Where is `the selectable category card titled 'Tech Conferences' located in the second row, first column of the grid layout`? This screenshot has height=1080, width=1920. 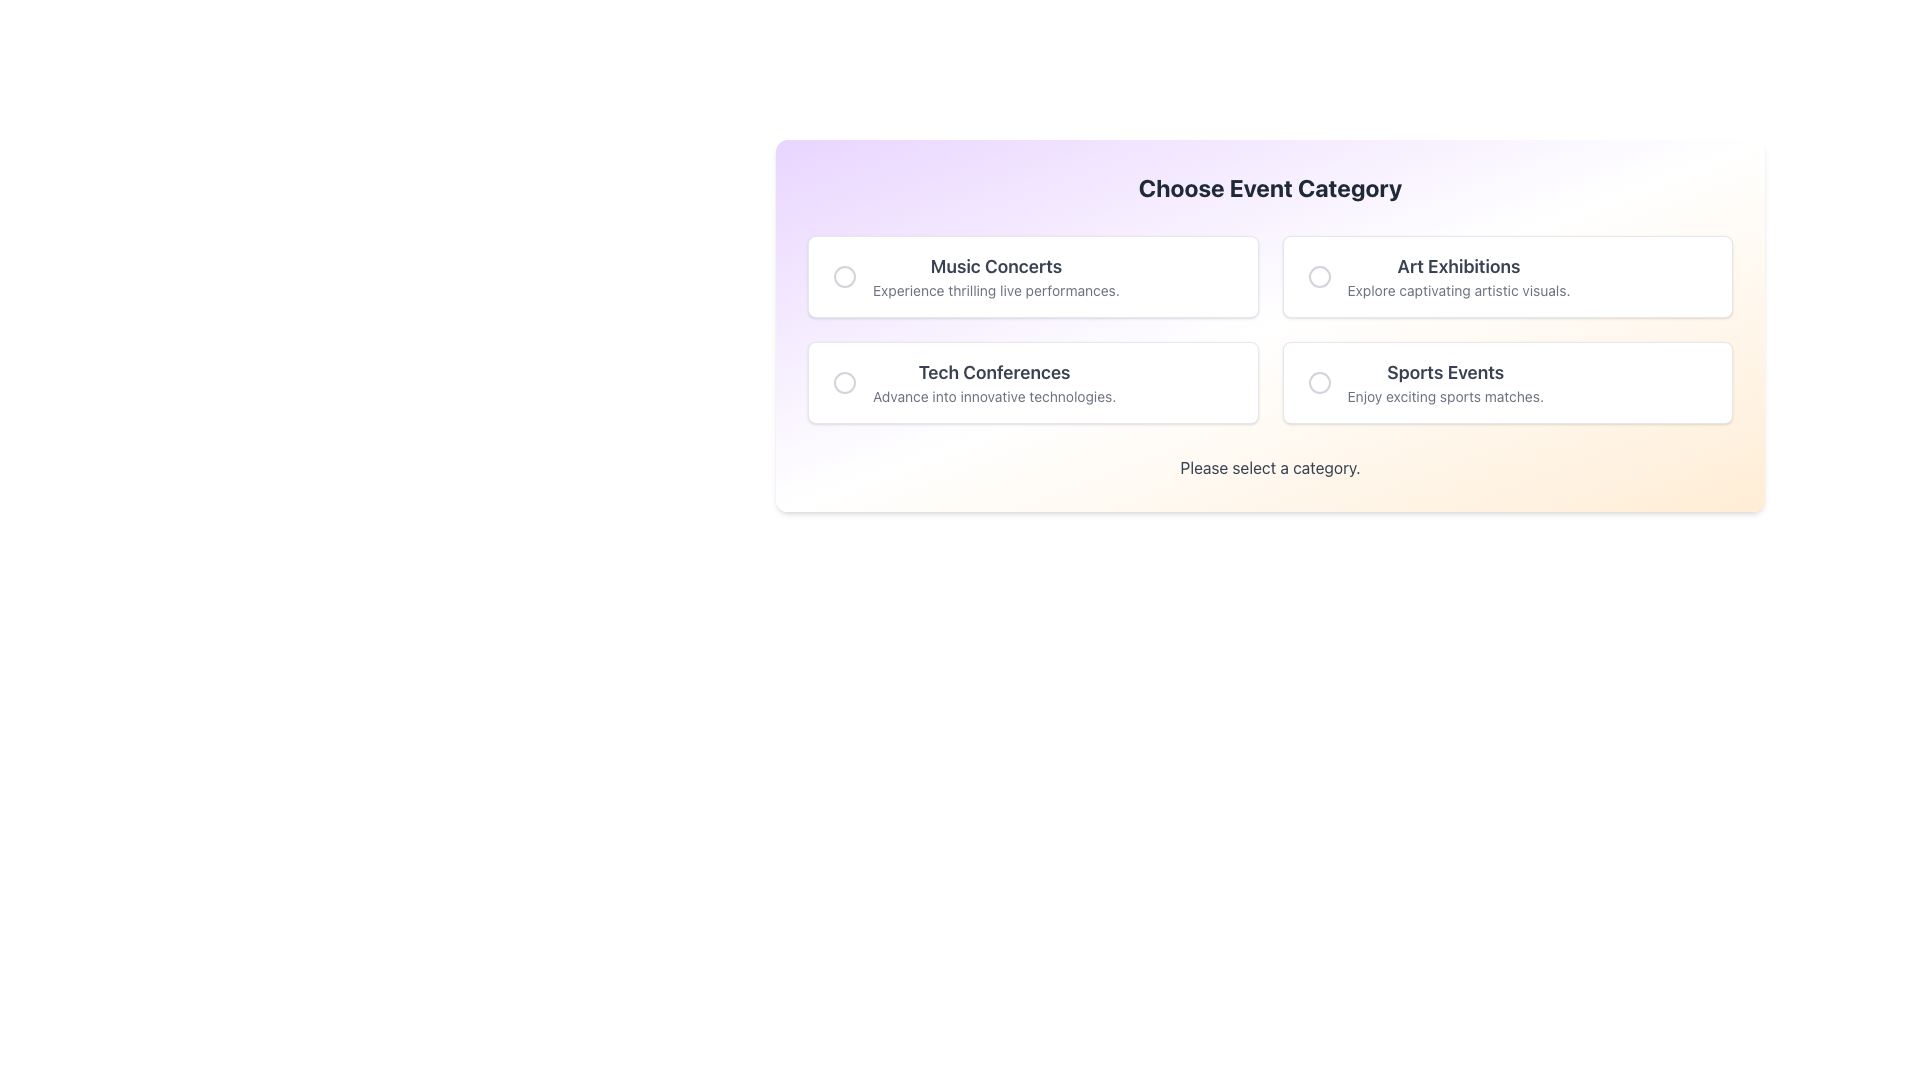 the selectable category card titled 'Tech Conferences' located in the second row, first column of the grid layout is located at coordinates (1033, 382).